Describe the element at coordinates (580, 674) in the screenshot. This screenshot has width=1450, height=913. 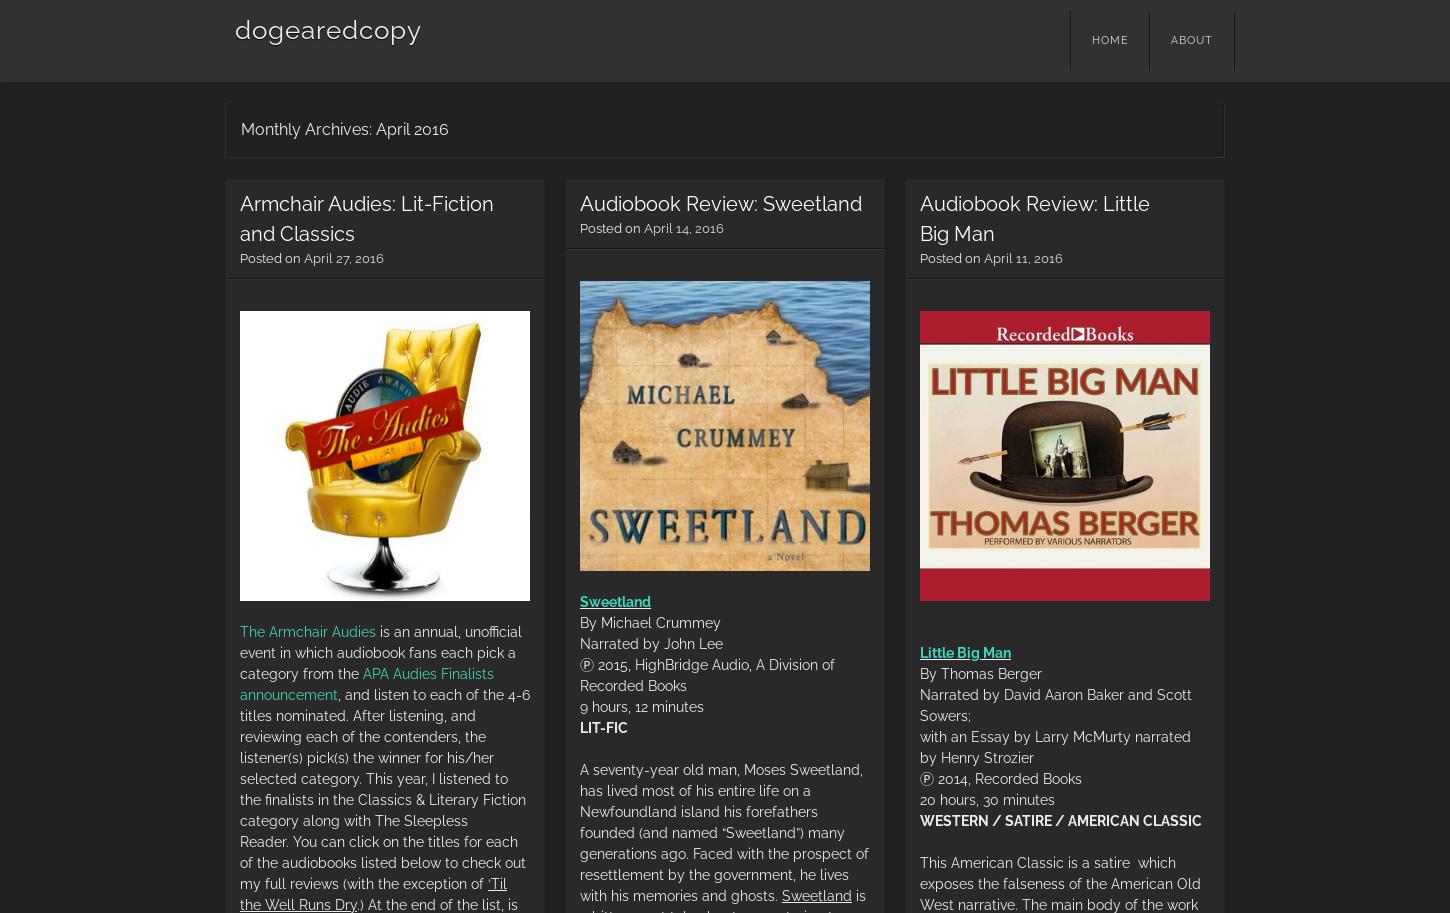
I see `'Ⓟ 2015, HighBridge Audio, A Division of Recorded Books'` at that location.